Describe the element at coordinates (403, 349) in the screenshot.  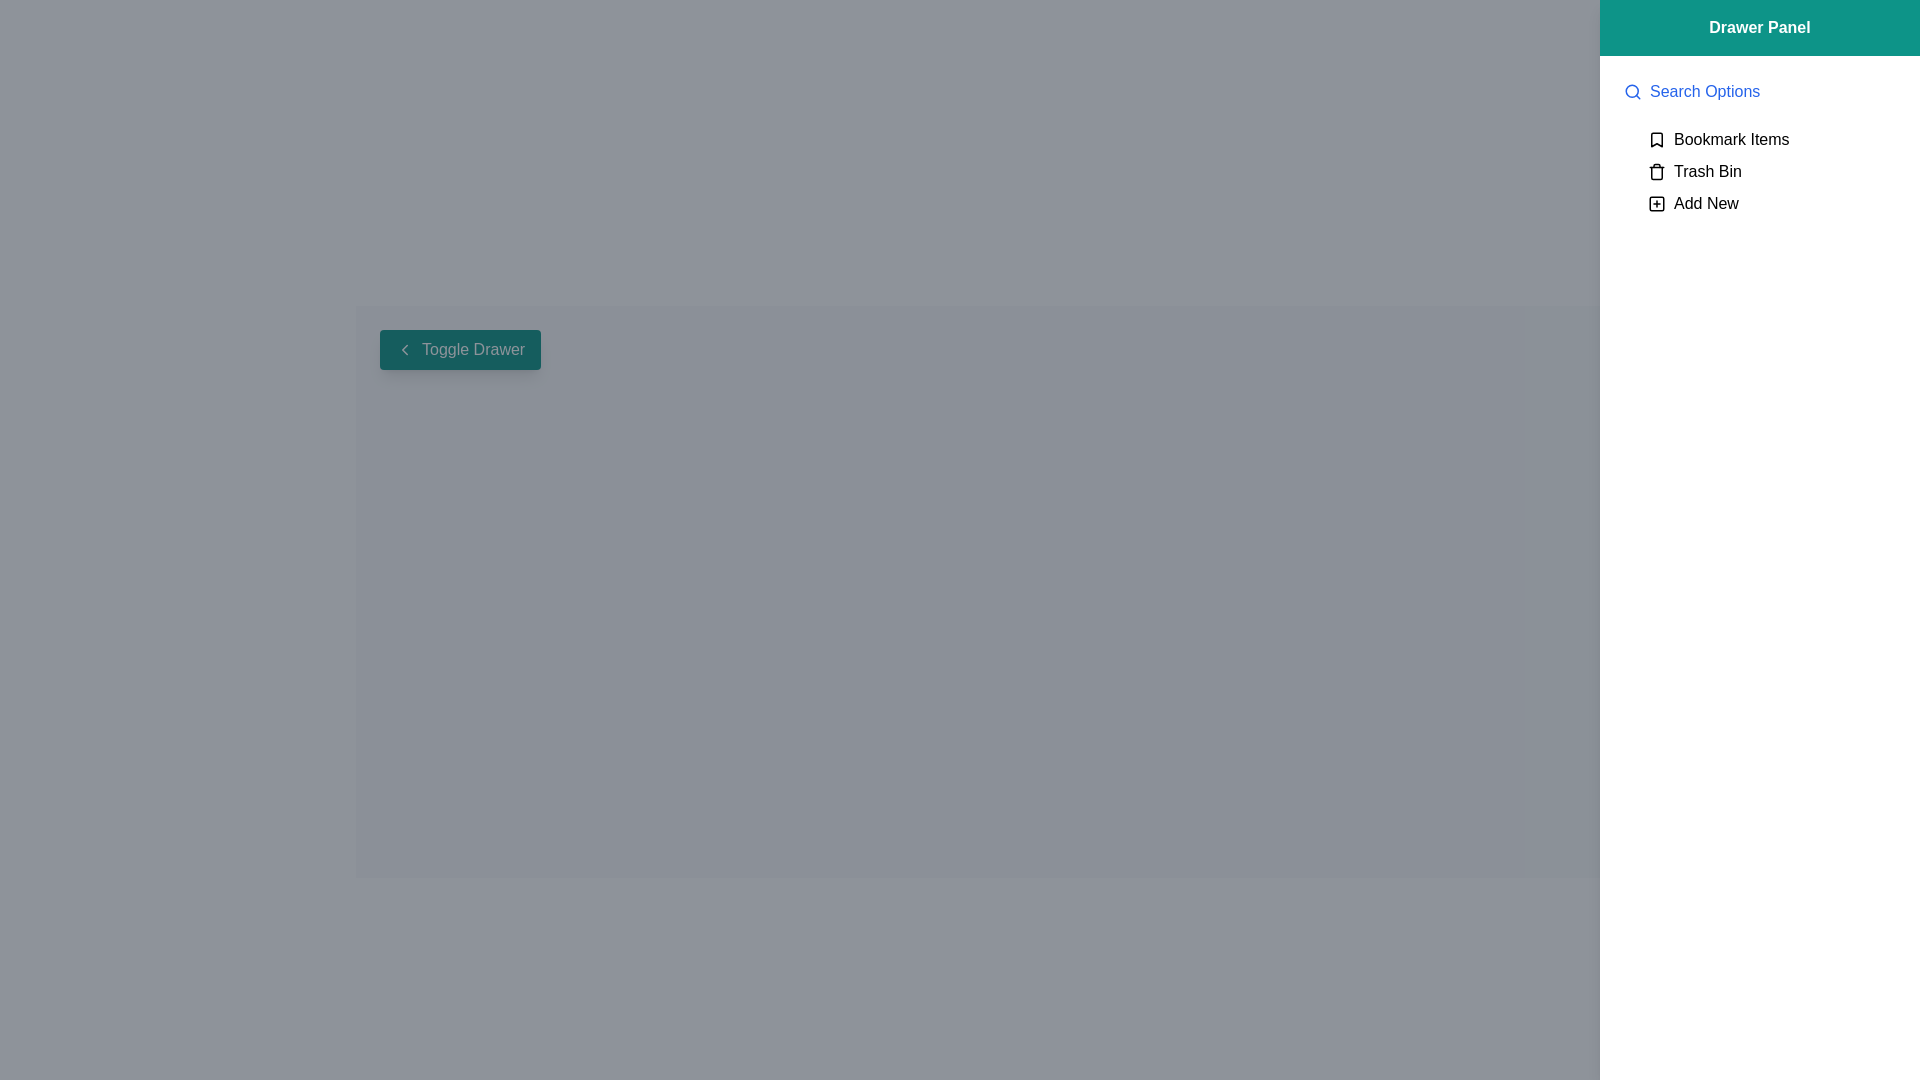
I see `the small left-pointing chevron icon with a thin, double-line design, which is part of the 'Toggle Drawer' button` at that location.